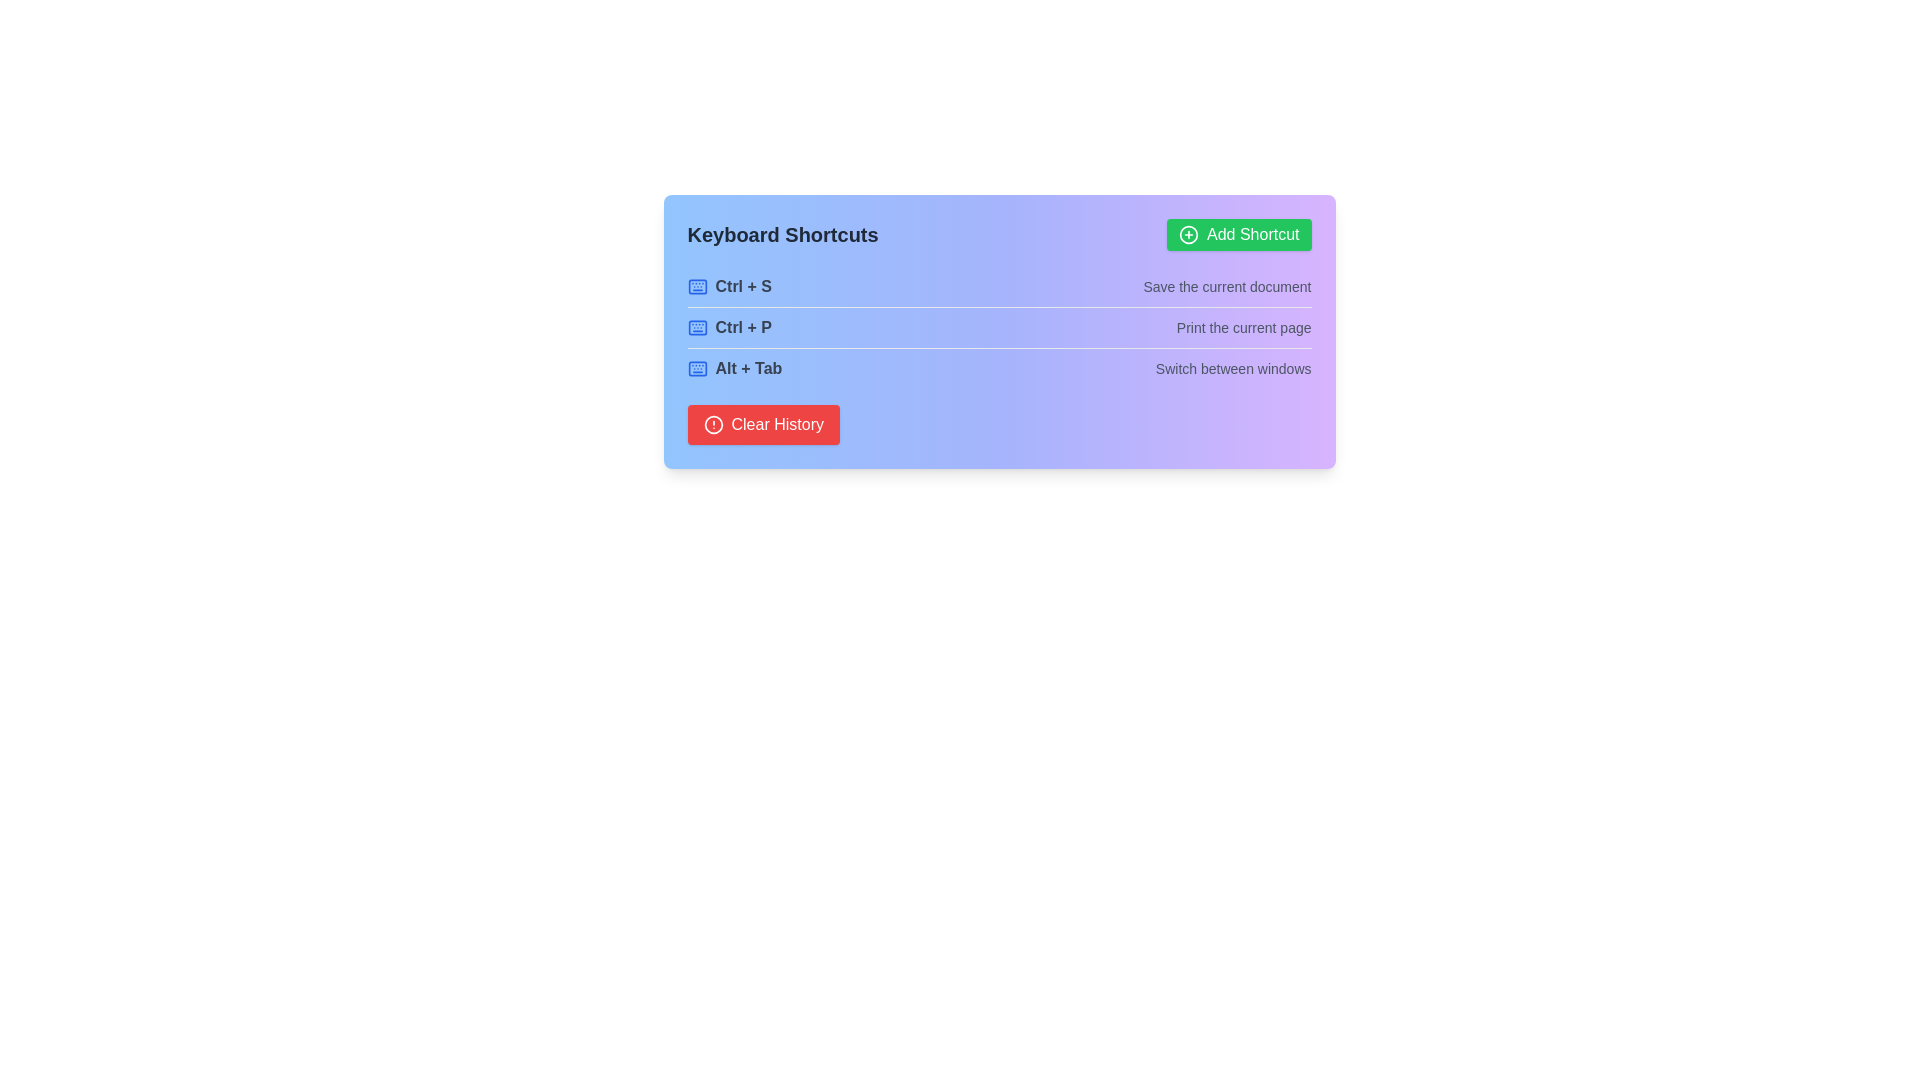 Image resolution: width=1920 pixels, height=1080 pixels. Describe the element at coordinates (728, 326) in the screenshot. I see `displayed text 'Ctrl + P' from the text with the blue keyboard icon, which is the second entry in the list of keyboard shortcuts` at that location.